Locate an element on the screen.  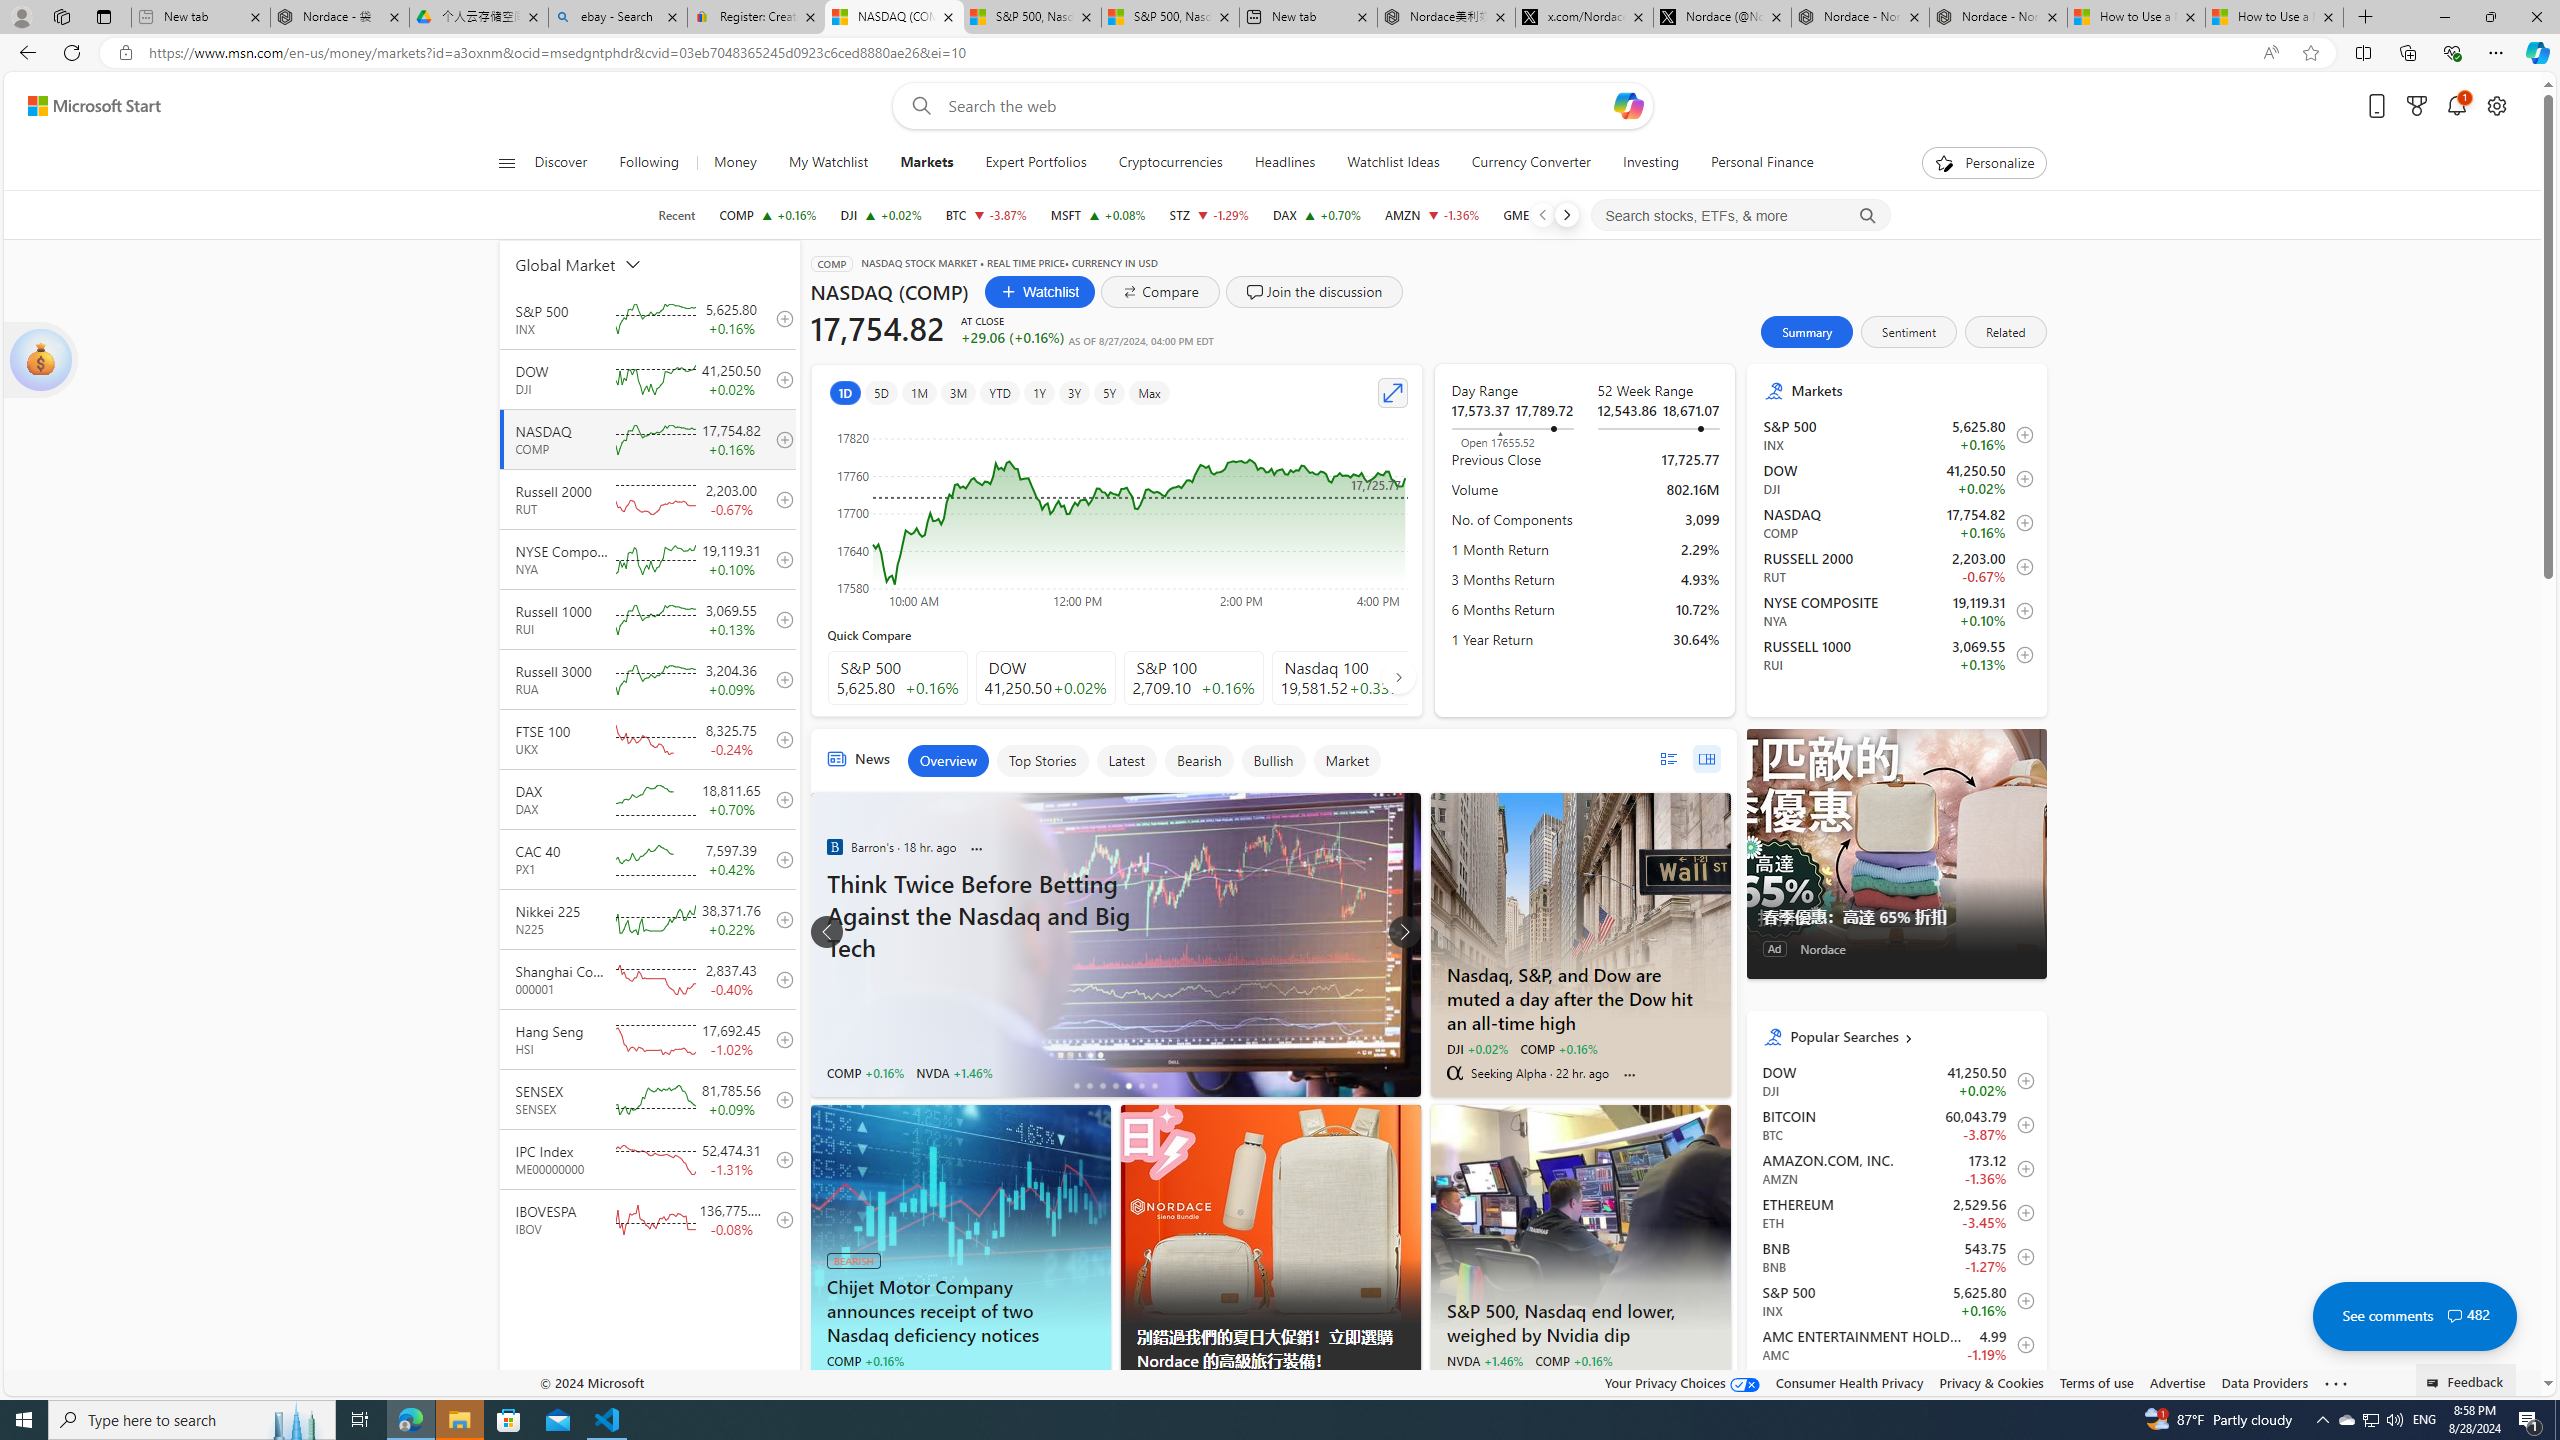
'Nordace (@NordaceOfficial) / X' is located at coordinates (1721, 16).